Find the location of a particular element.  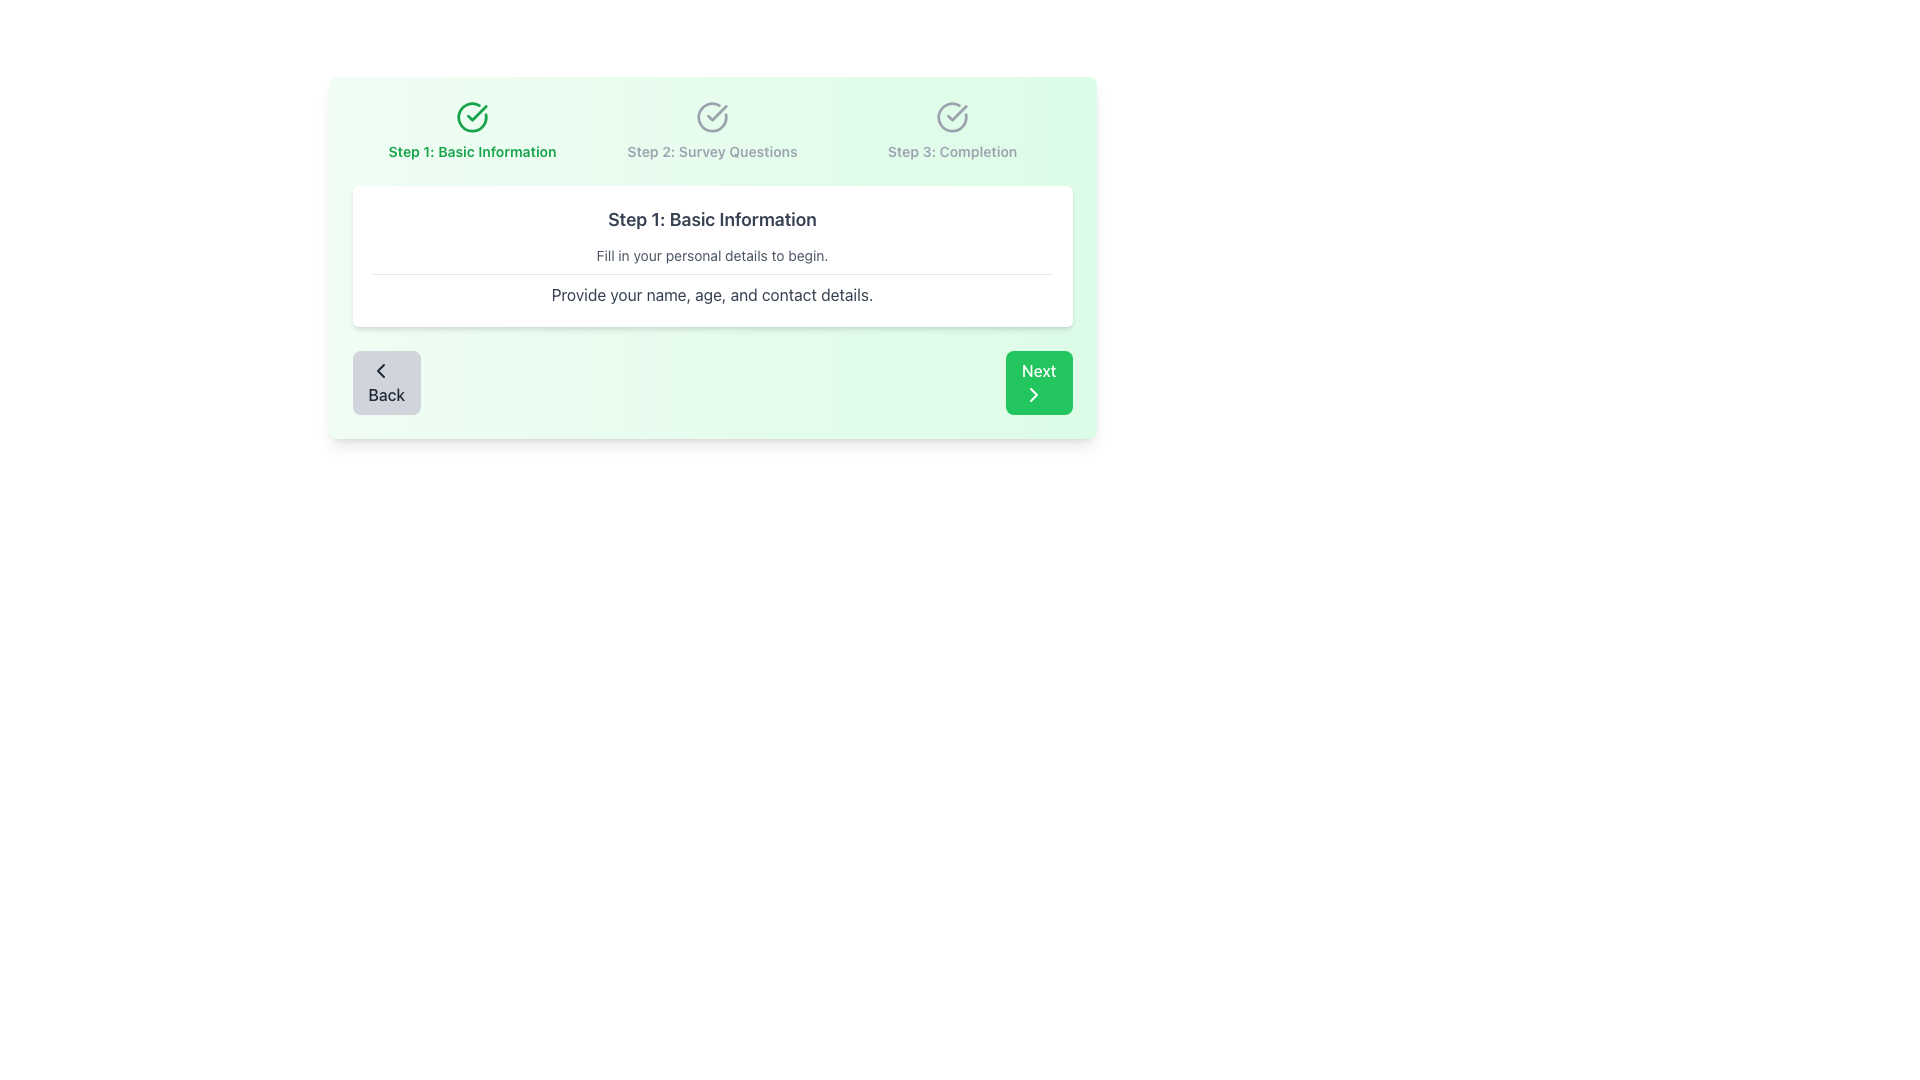

the 'Back' button which contains a leftward chevron icon styled with a thin black outline is located at coordinates (380, 370).